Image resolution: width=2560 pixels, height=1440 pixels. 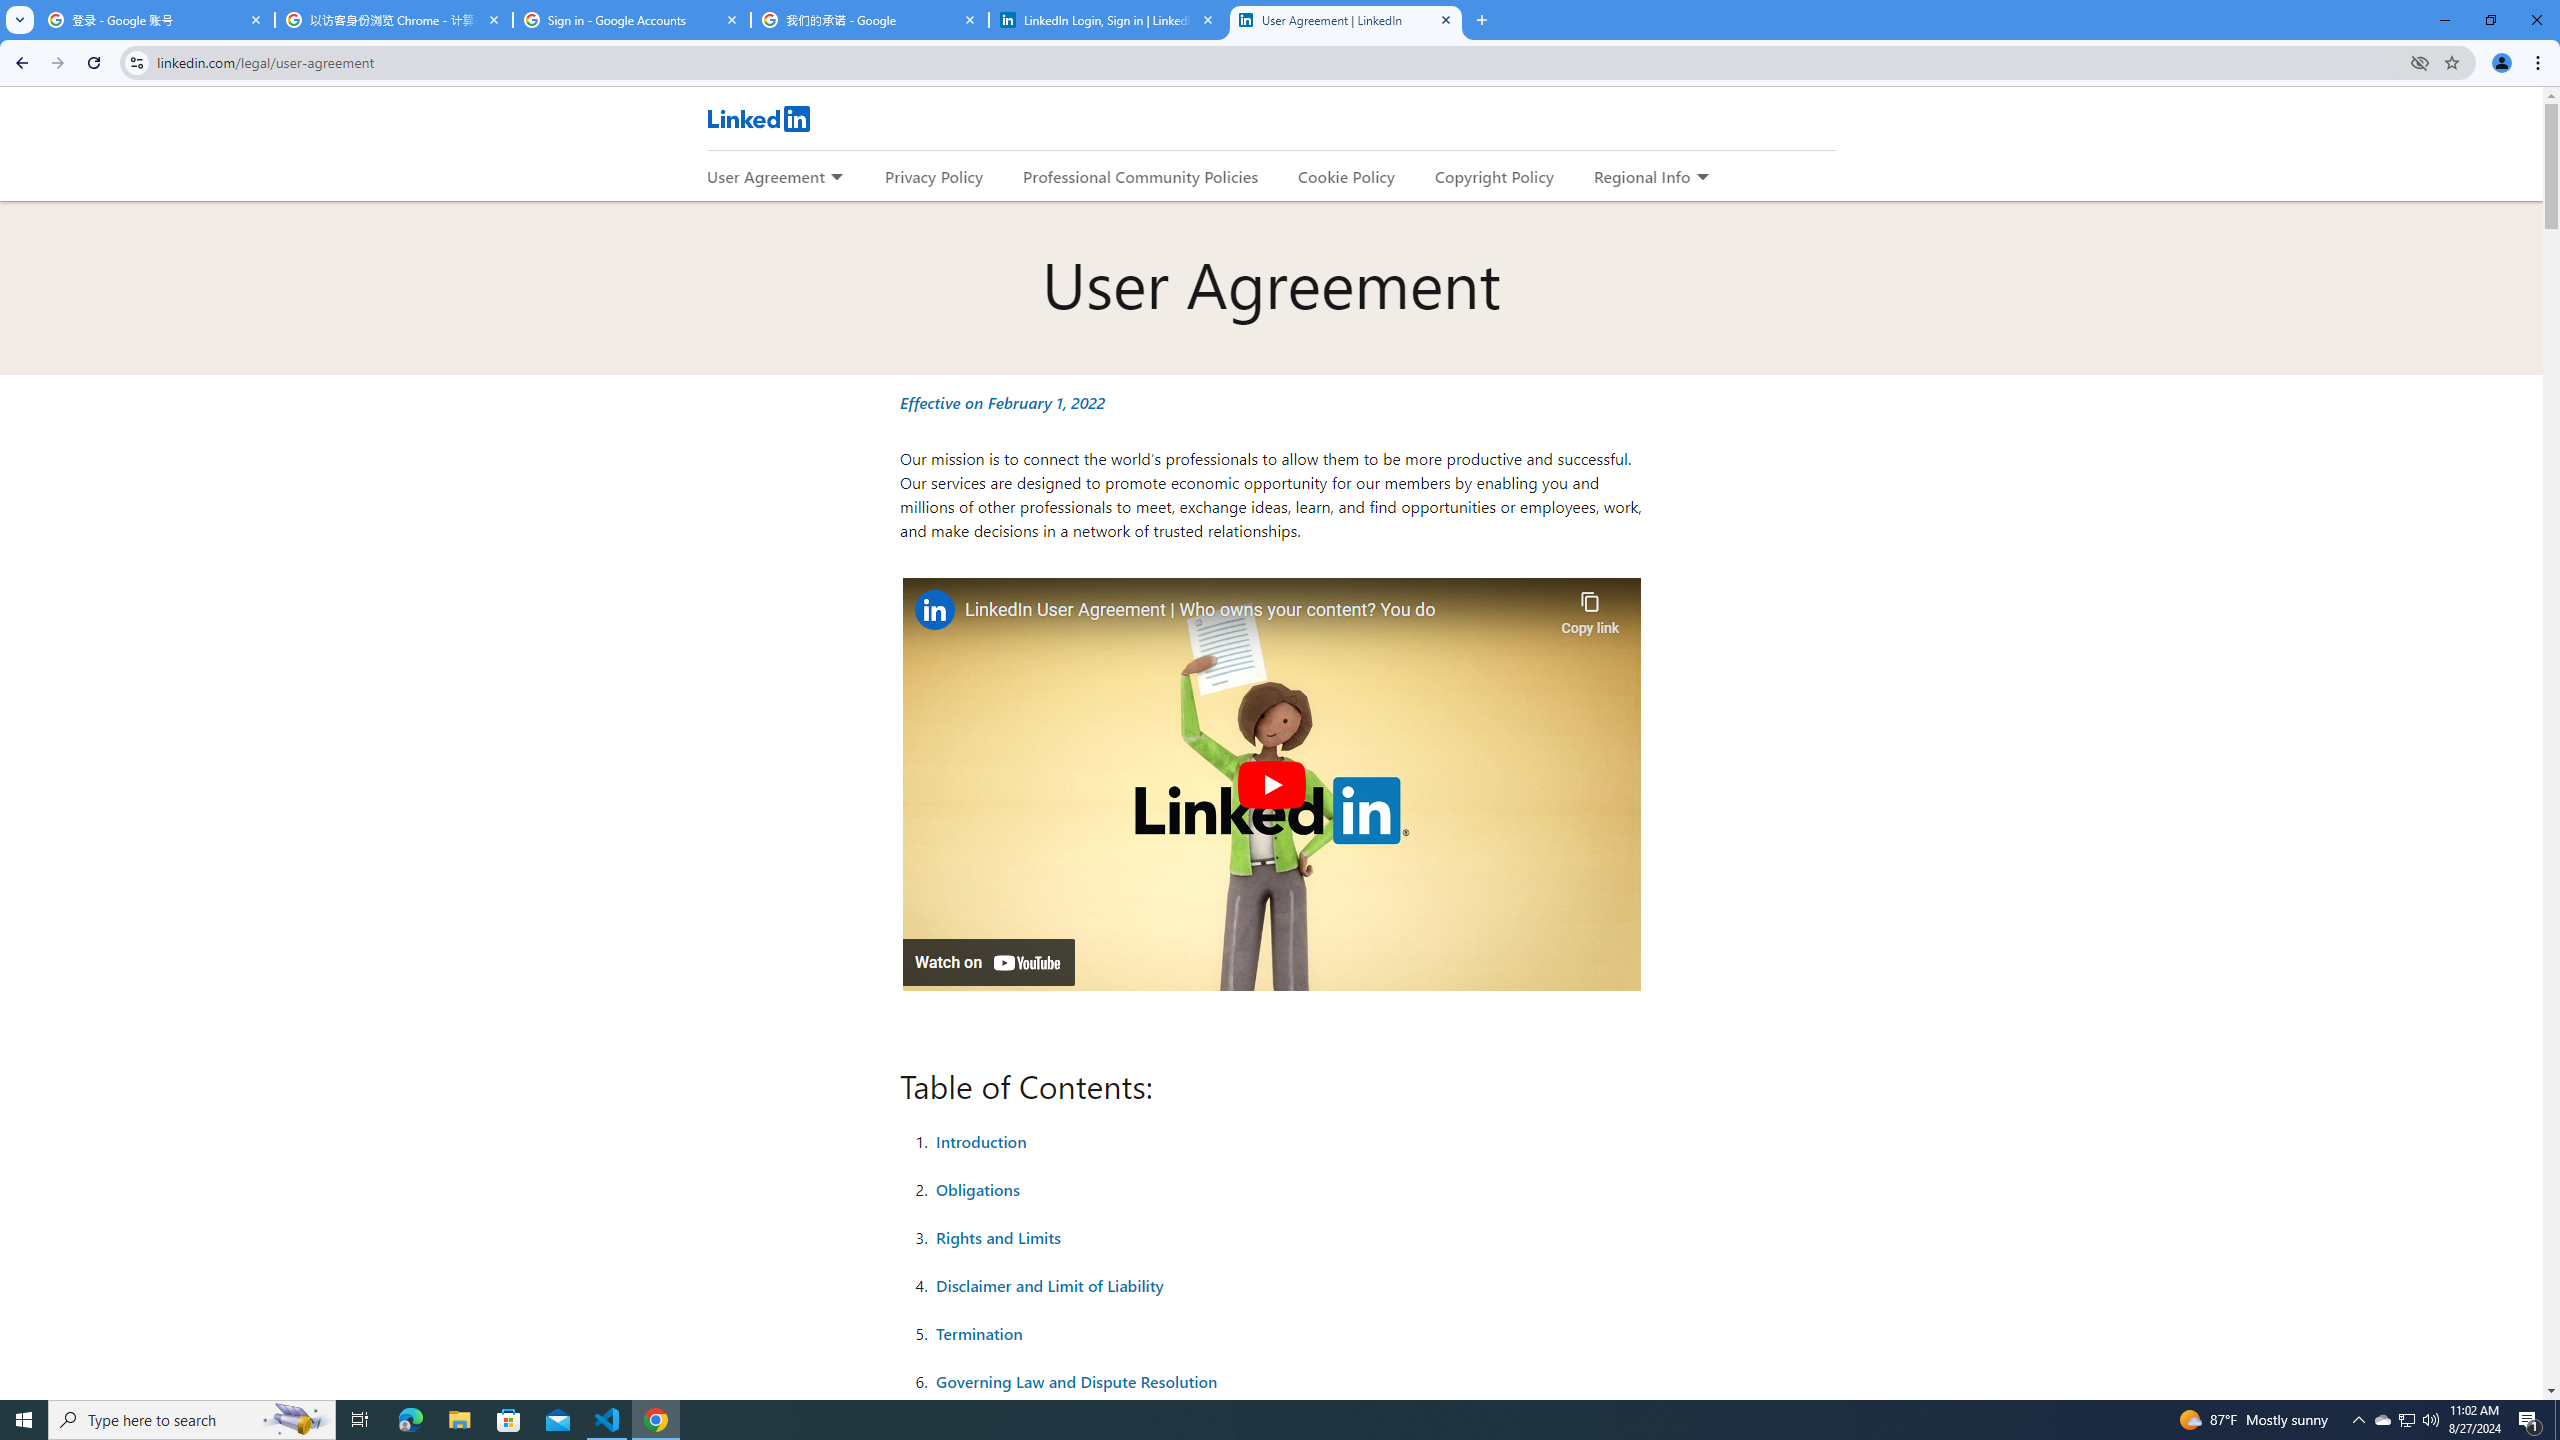 I want to click on 'Watch on YouTube', so click(x=987, y=961).